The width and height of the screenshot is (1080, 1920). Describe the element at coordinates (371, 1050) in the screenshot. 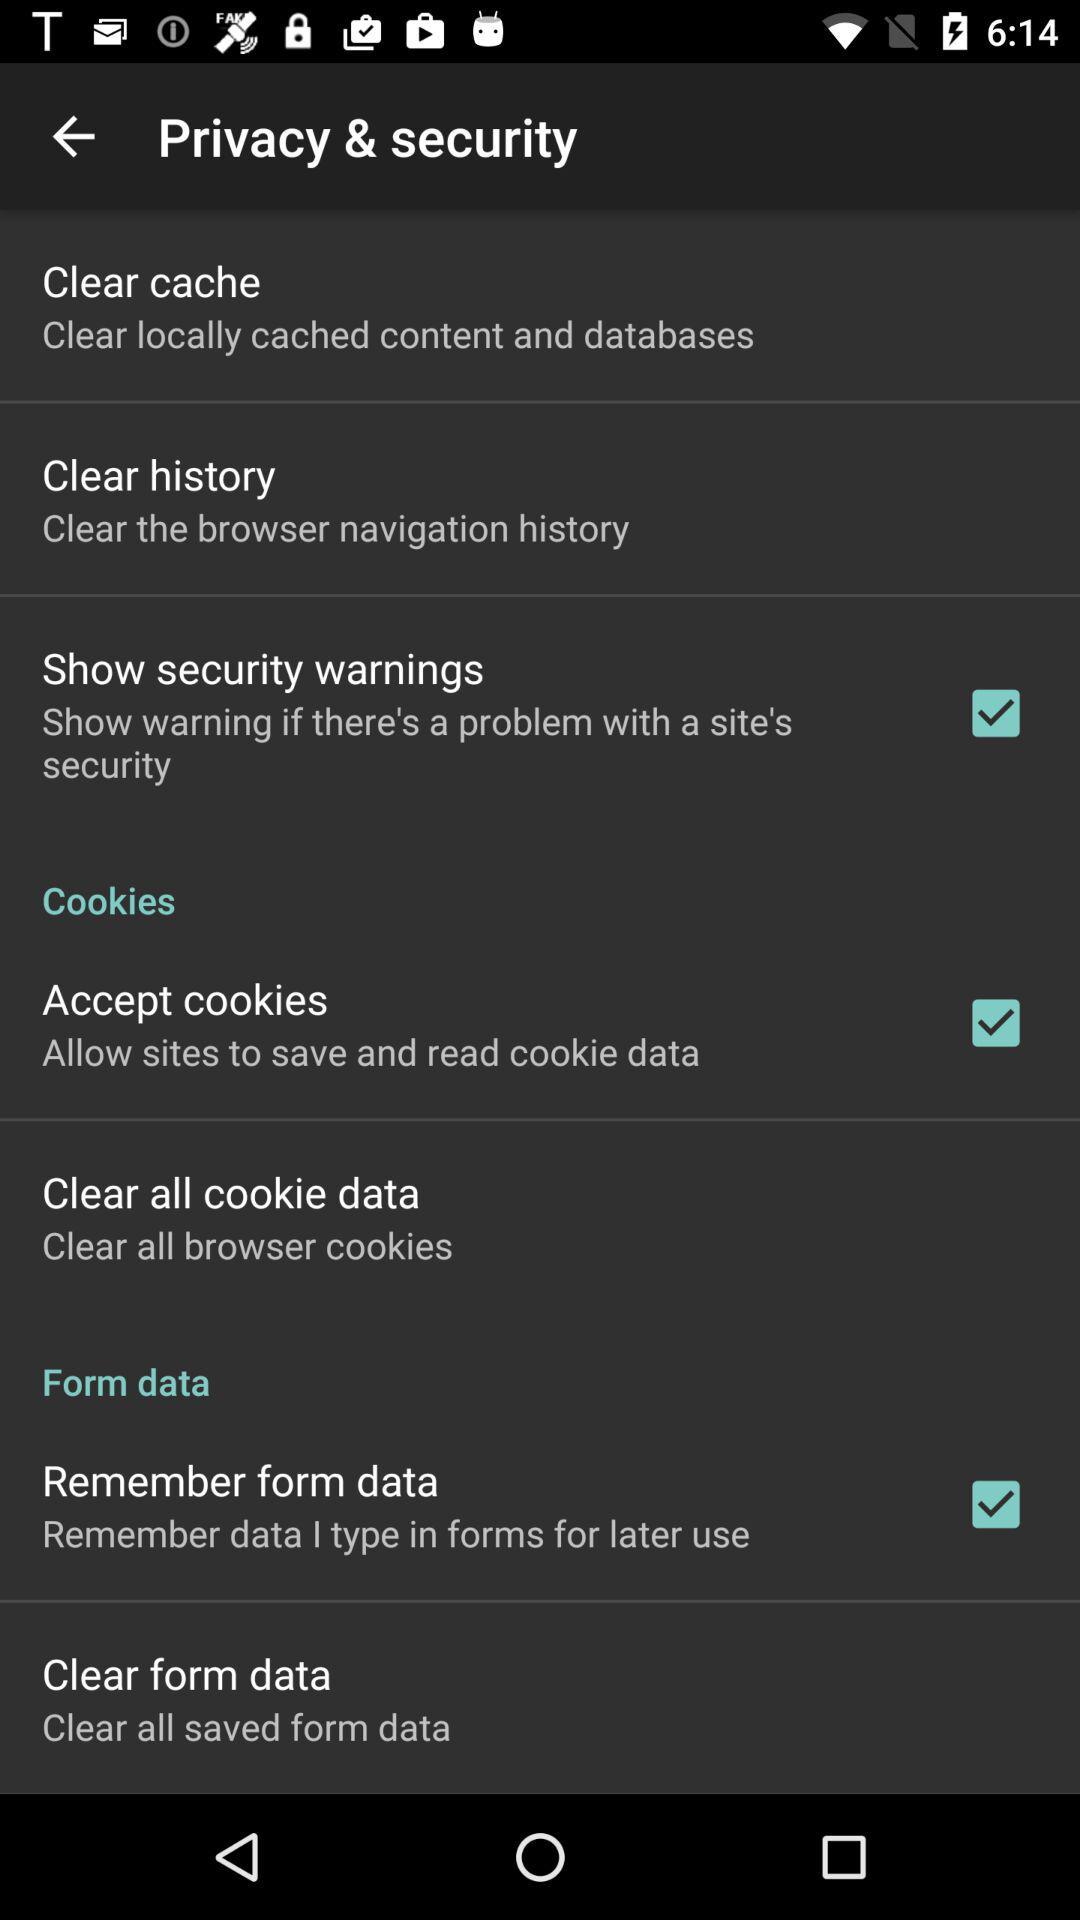

I see `the icon above clear all cookie app` at that location.